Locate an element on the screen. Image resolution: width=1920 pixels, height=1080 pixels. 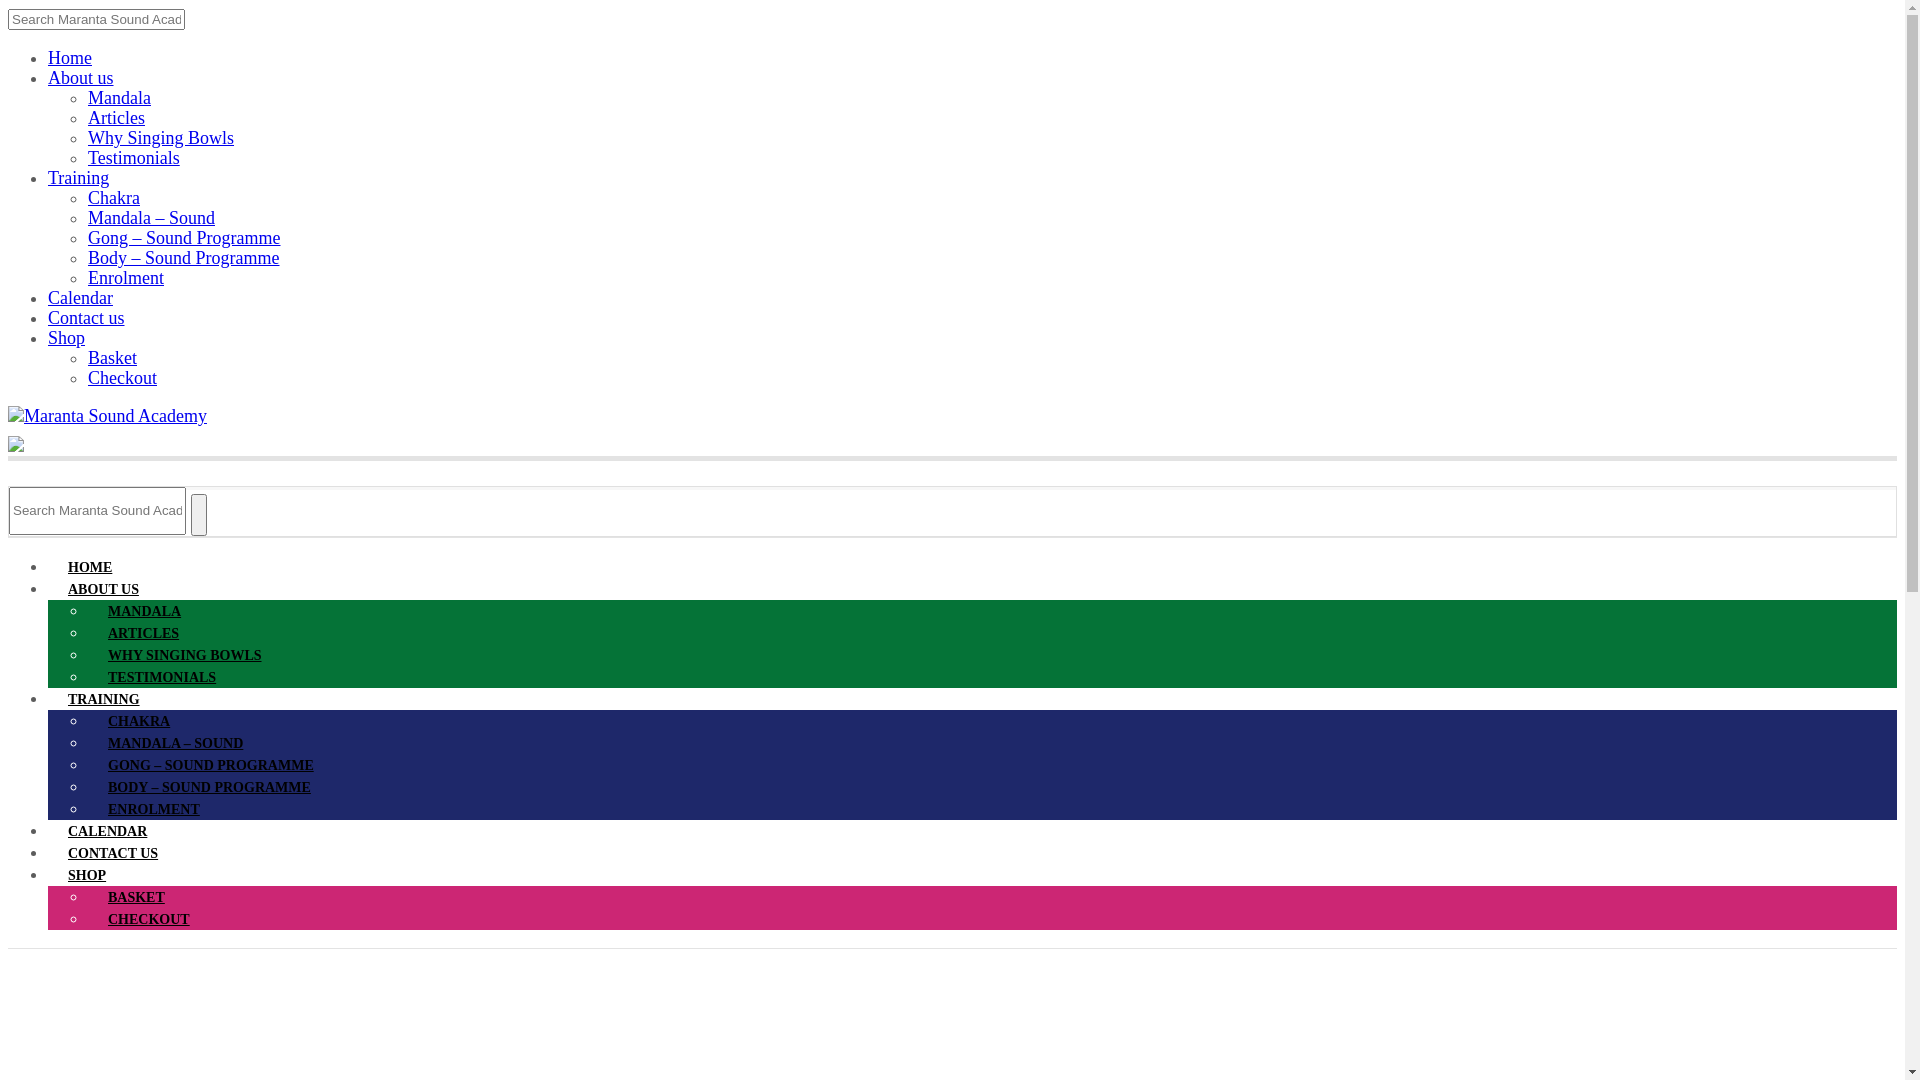
'Mandala' is located at coordinates (118, 97).